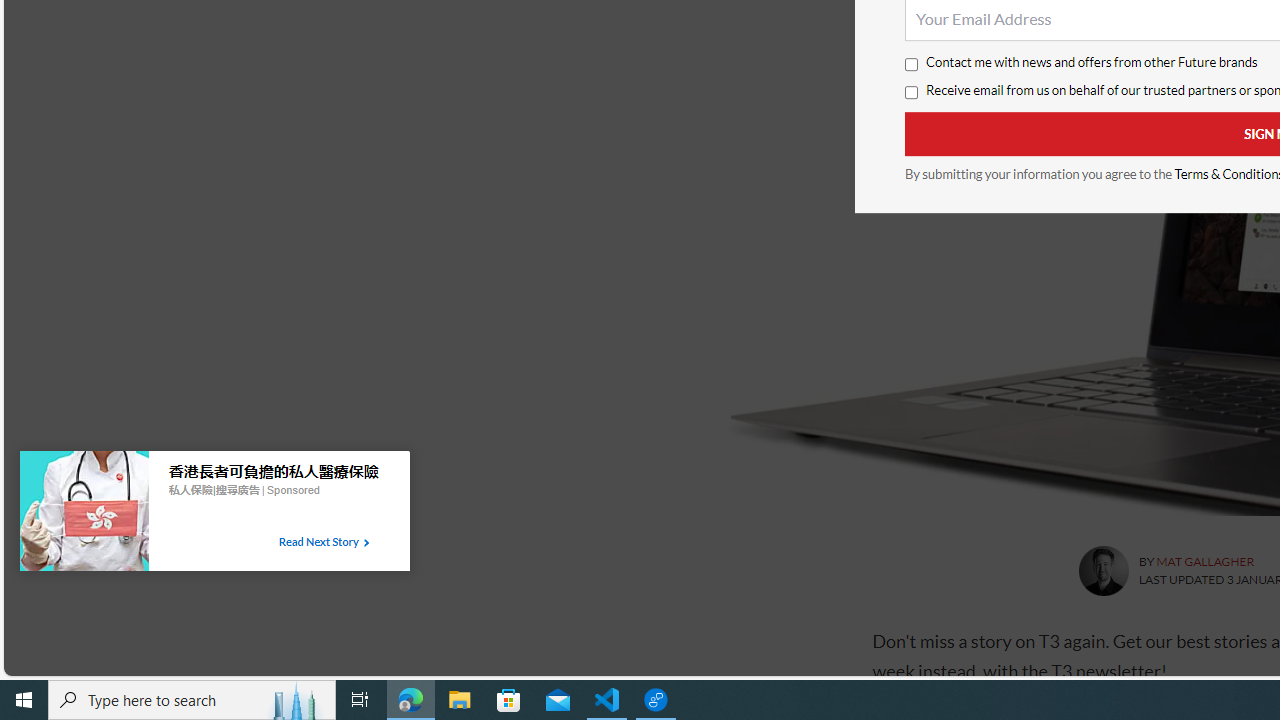 This screenshot has height=720, width=1280. I want to click on 'Class: tbl-arrow-icon arrow-1', so click(366, 543).